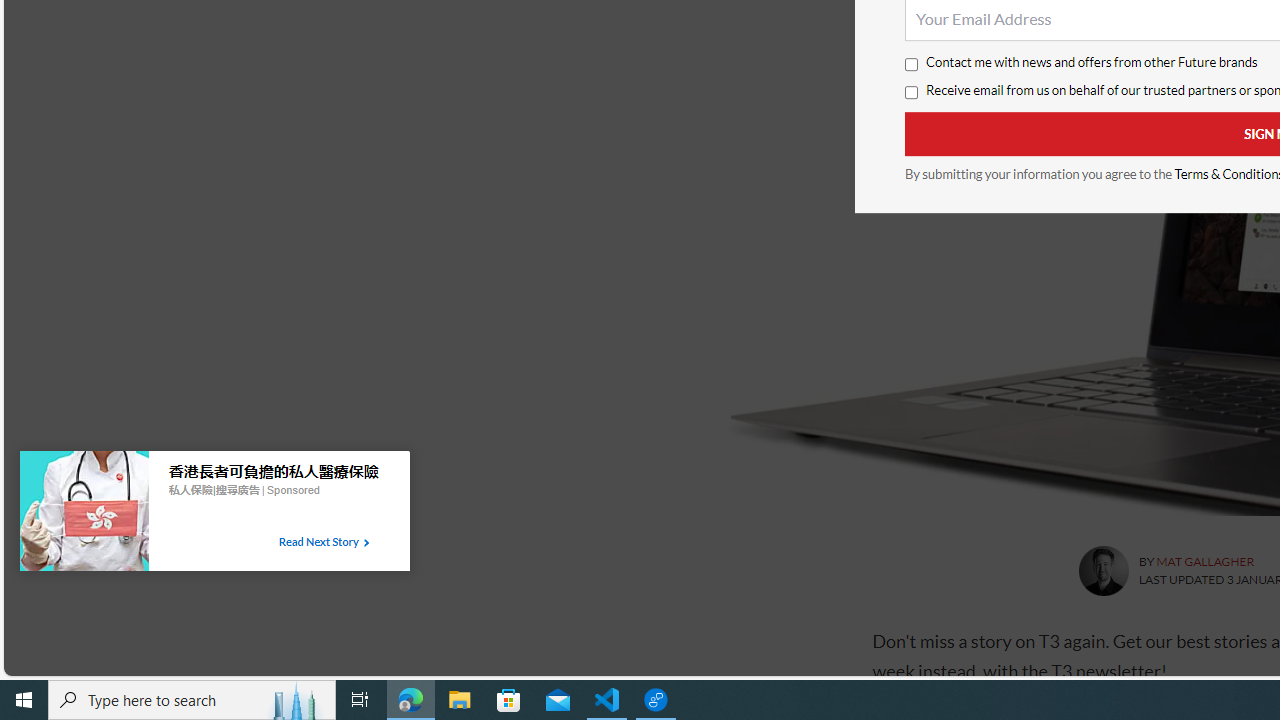 This screenshot has height=720, width=1280. I want to click on 'Class: tbl-arrow-icon arrow-1', so click(366, 543).